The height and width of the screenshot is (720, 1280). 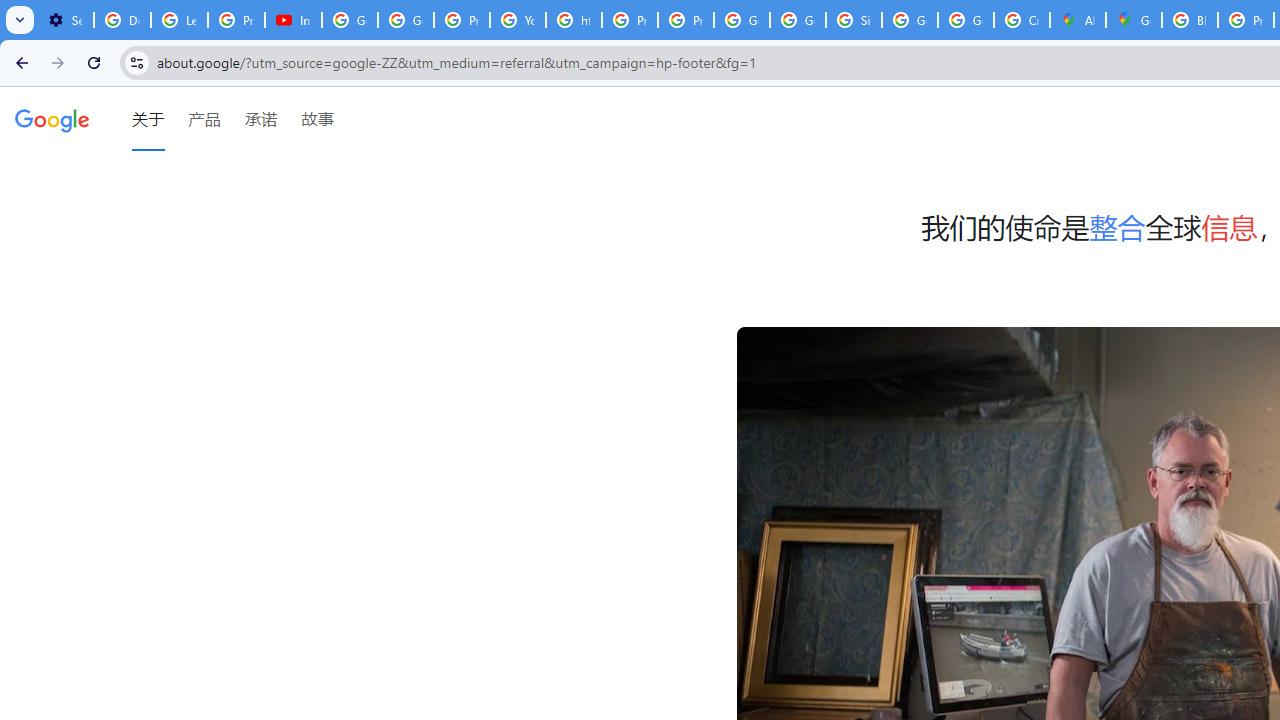 What do you see at coordinates (65, 20) in the screenshot?
I see `'Settings - Customize profile'` at bounding box center [65, 20].